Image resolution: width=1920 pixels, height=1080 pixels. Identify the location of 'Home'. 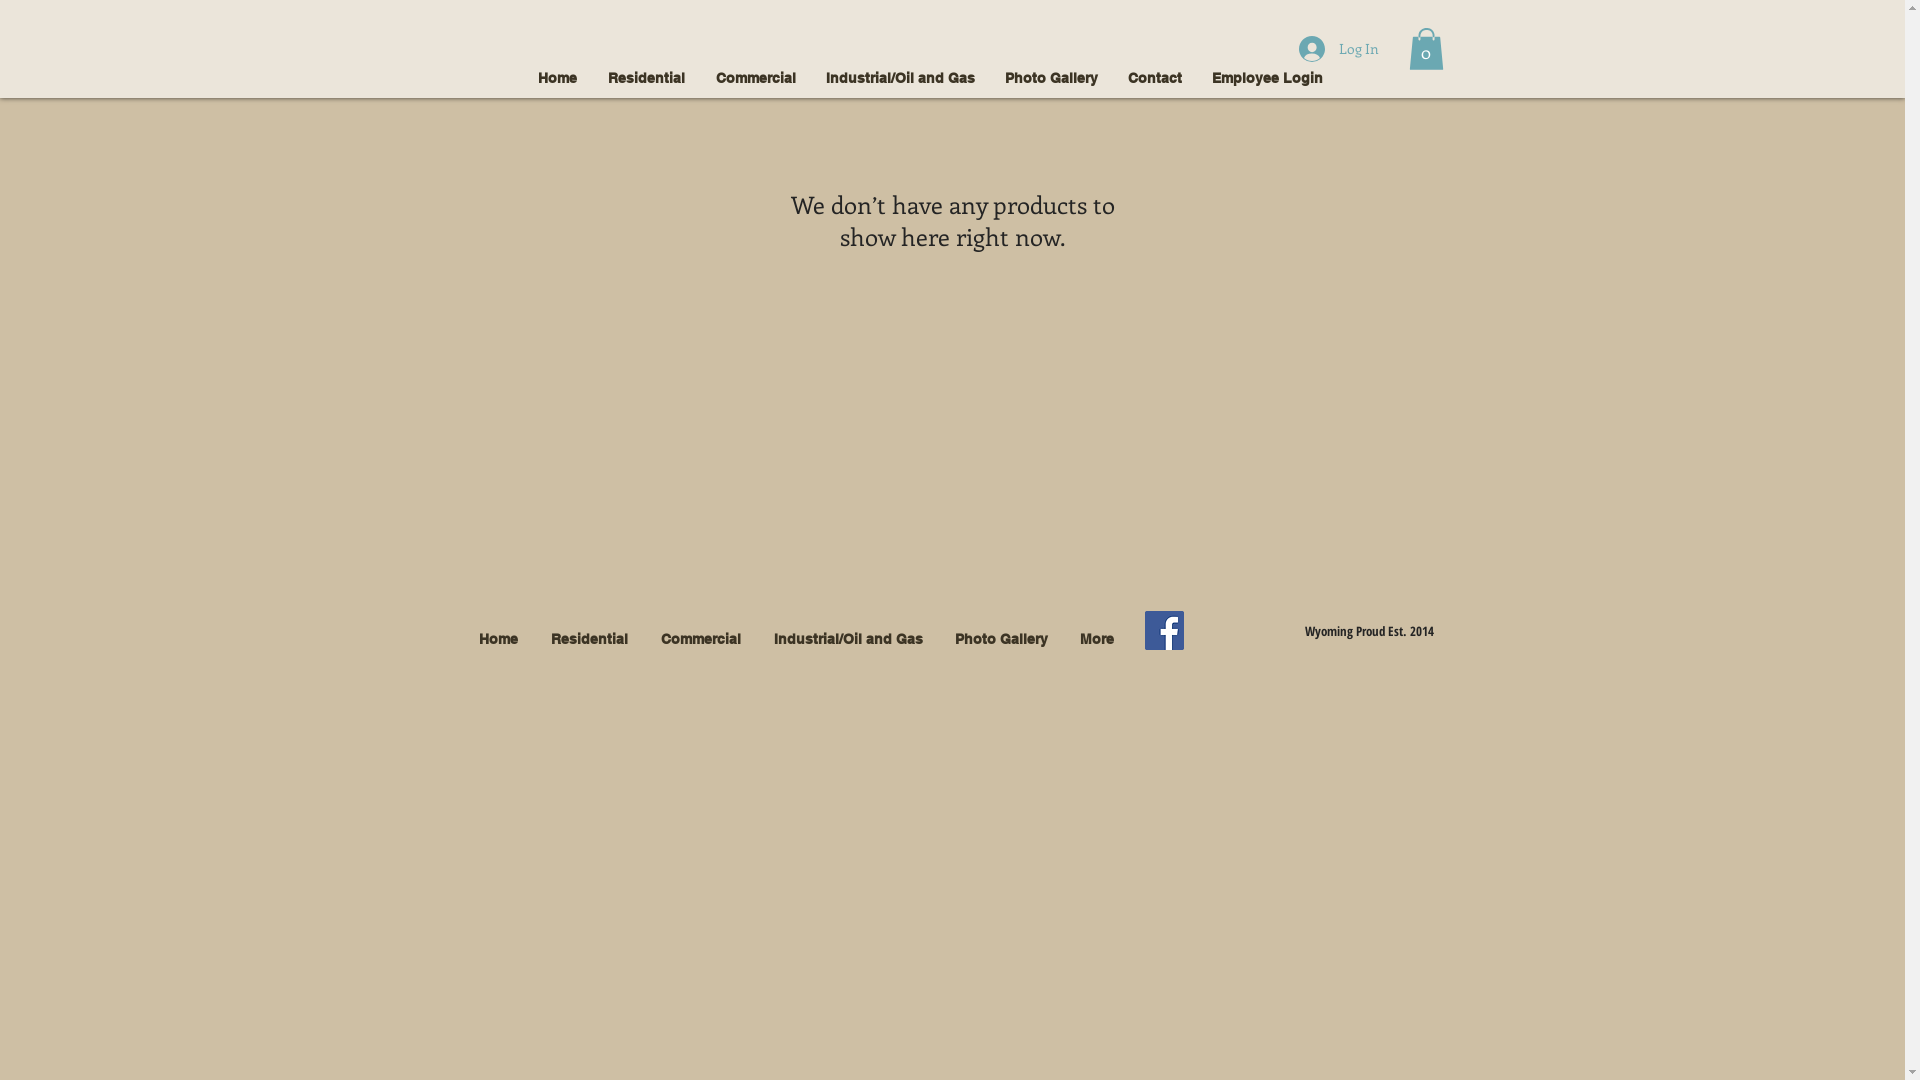
(498, 639).